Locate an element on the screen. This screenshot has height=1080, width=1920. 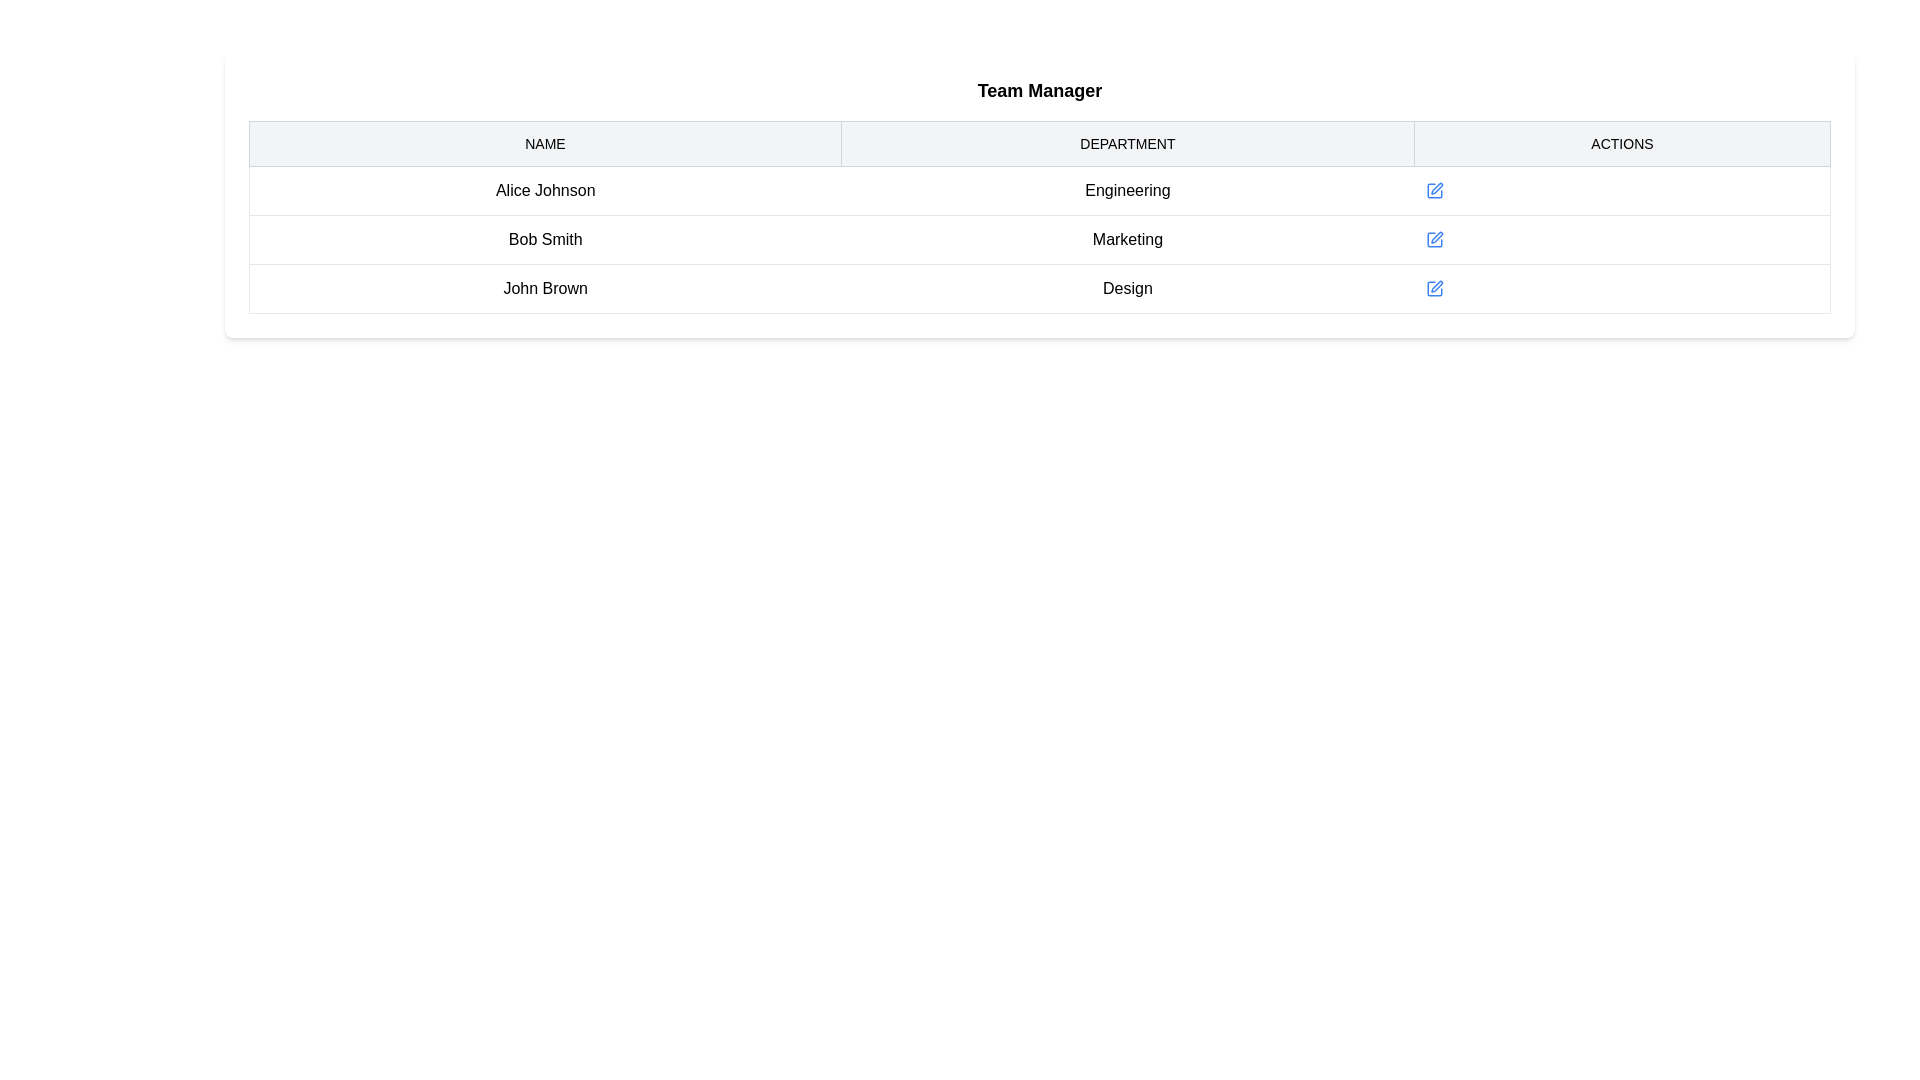
the compact square-like icon with a blue outline located in the 'Actions' column, third row of the table, adjacent to the 'Design' department is located at coordinates (1434, 289).